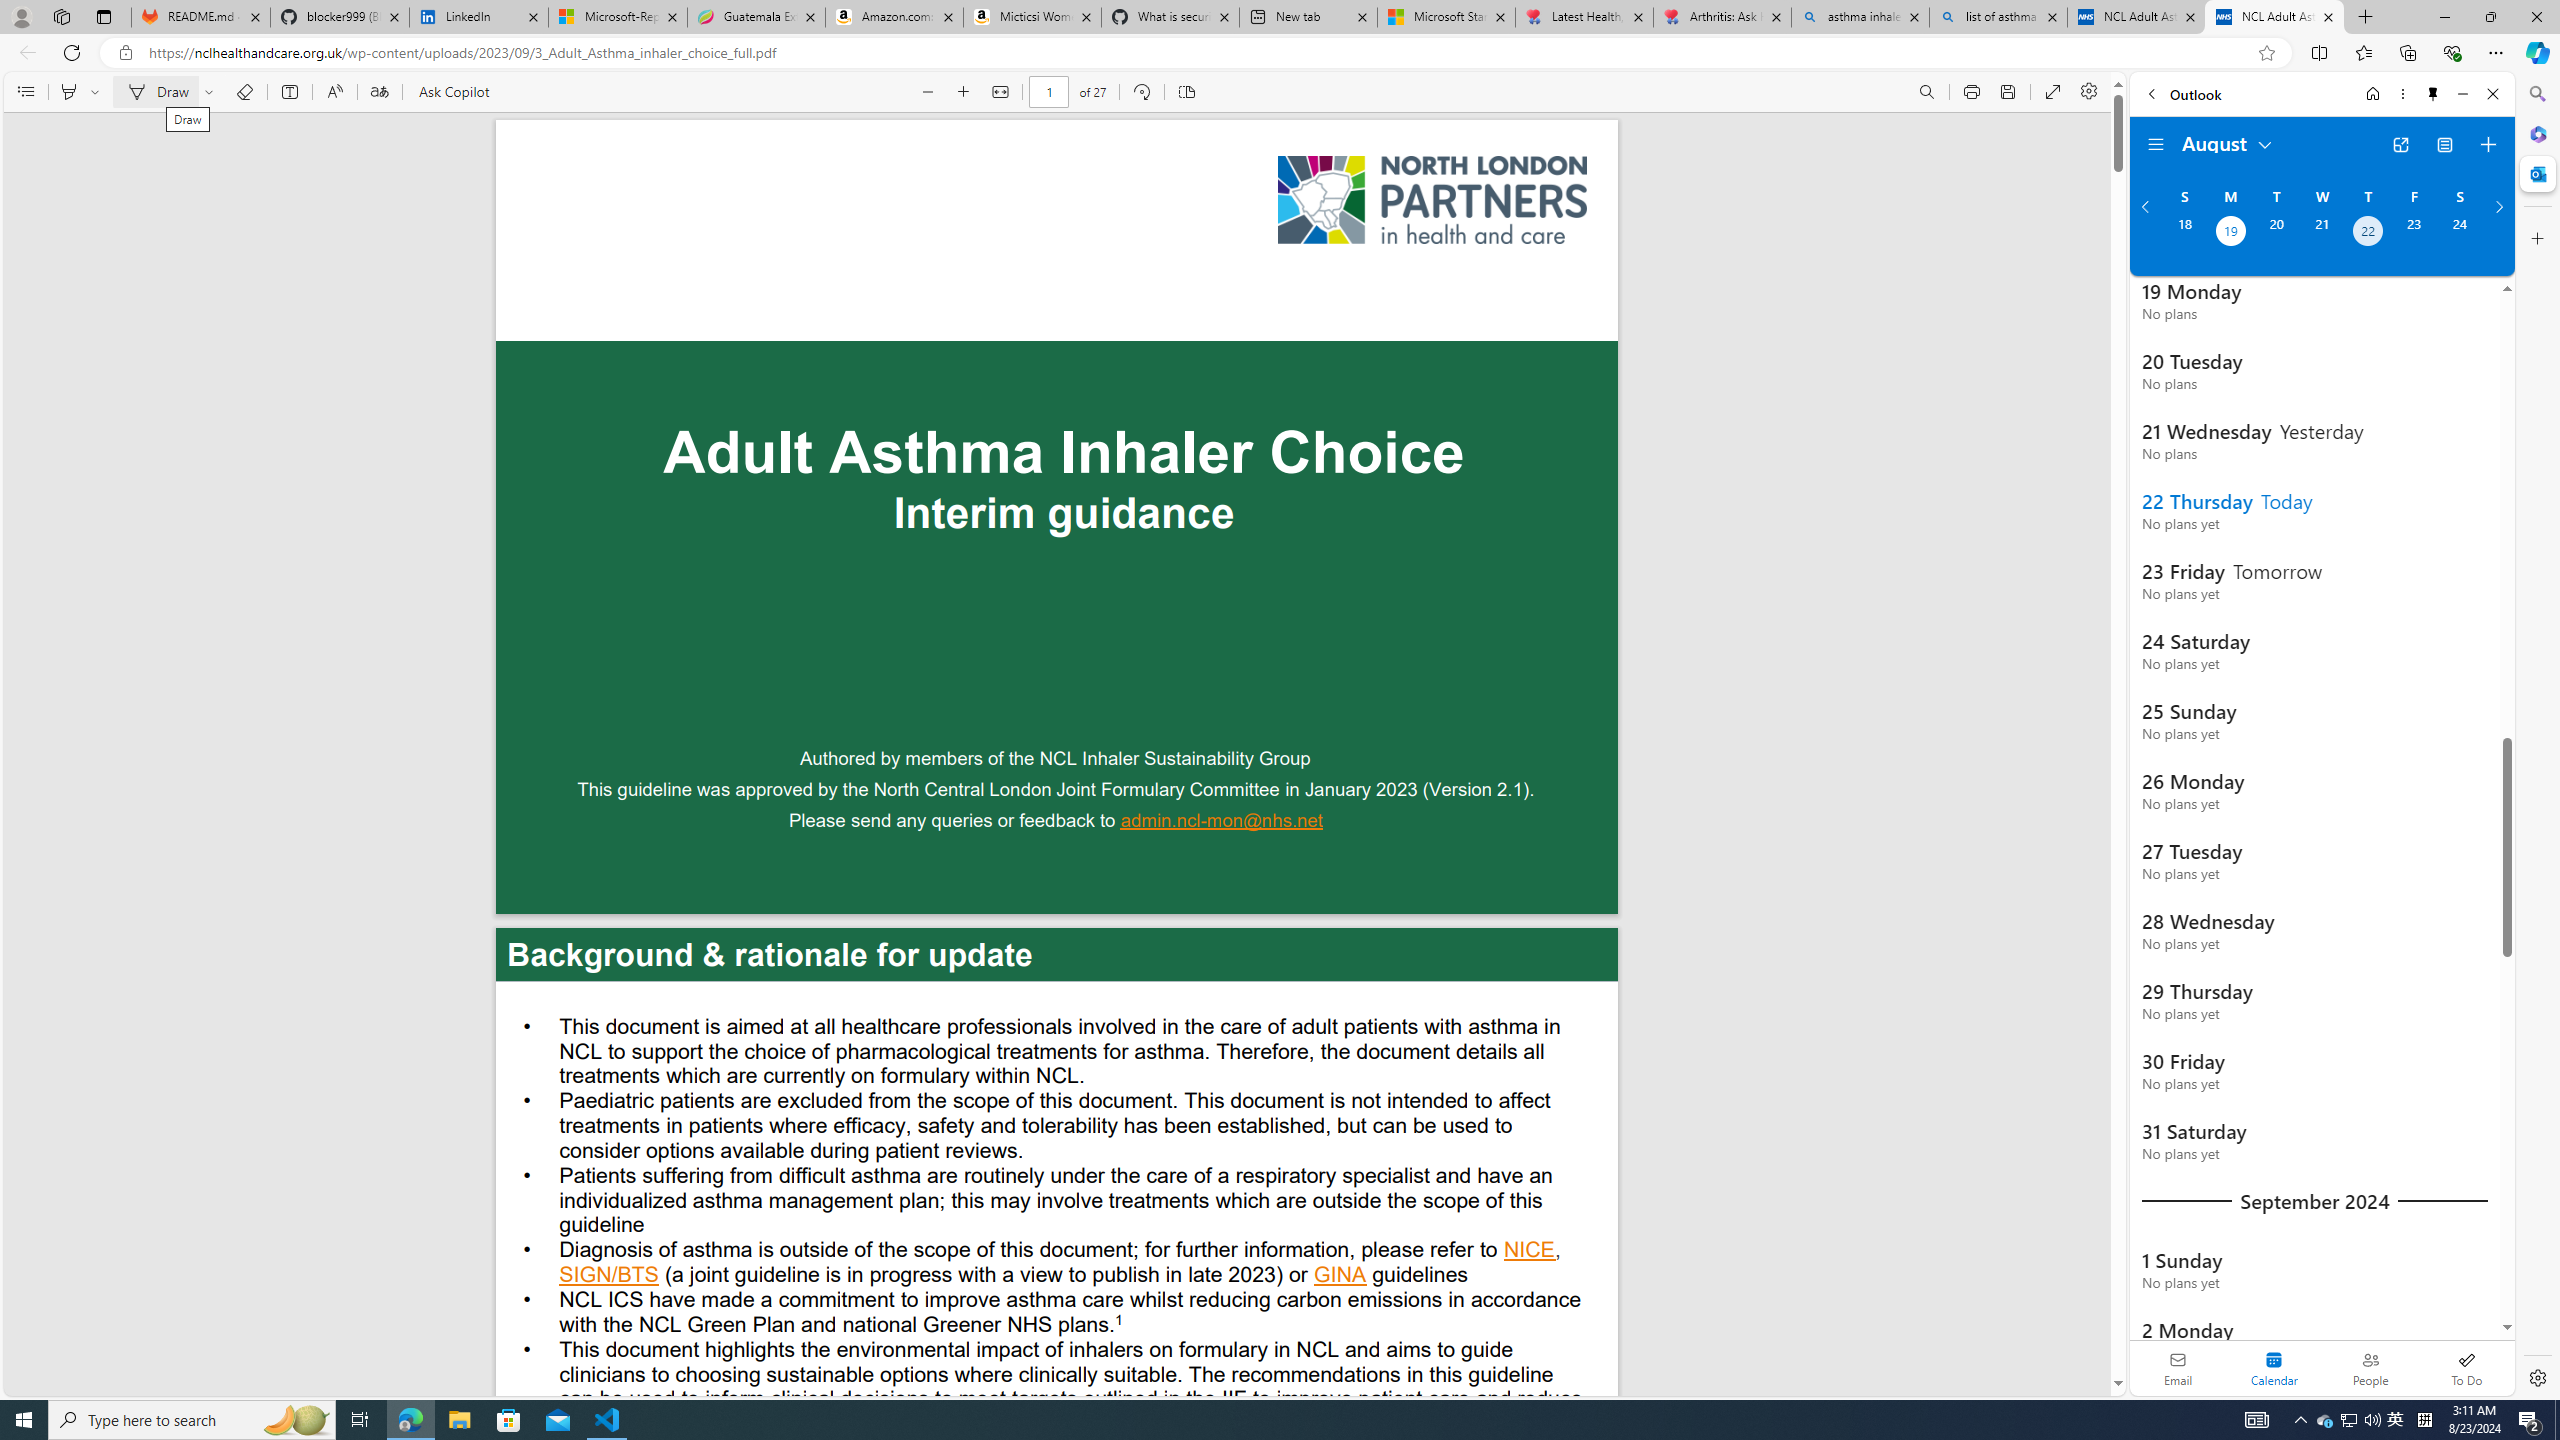 The width and height of the screenshot is (2560, 1440). Describe the element at coordinates (2368, 233) in the screenshot. I see `'Thursday, August 22, 2024. Today. '` at that location.